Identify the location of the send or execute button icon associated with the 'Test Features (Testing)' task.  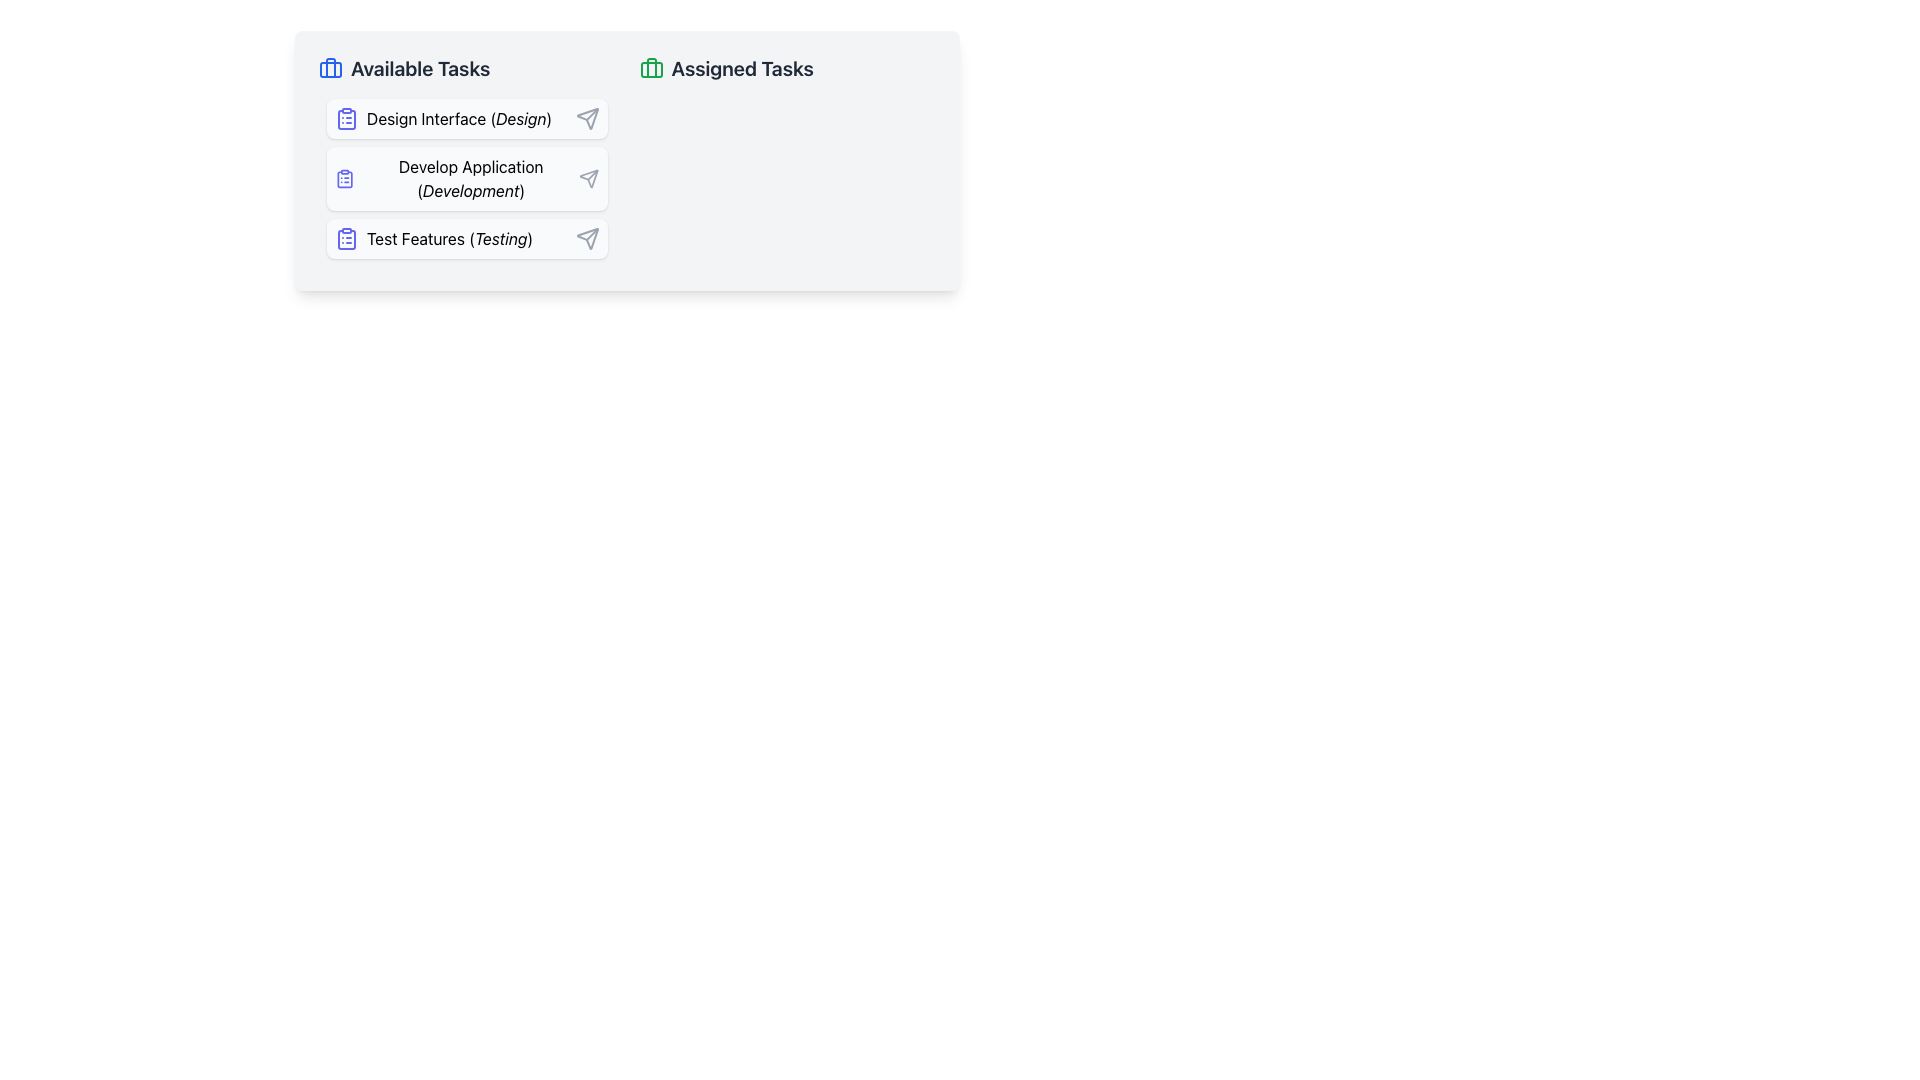
(586, 238).